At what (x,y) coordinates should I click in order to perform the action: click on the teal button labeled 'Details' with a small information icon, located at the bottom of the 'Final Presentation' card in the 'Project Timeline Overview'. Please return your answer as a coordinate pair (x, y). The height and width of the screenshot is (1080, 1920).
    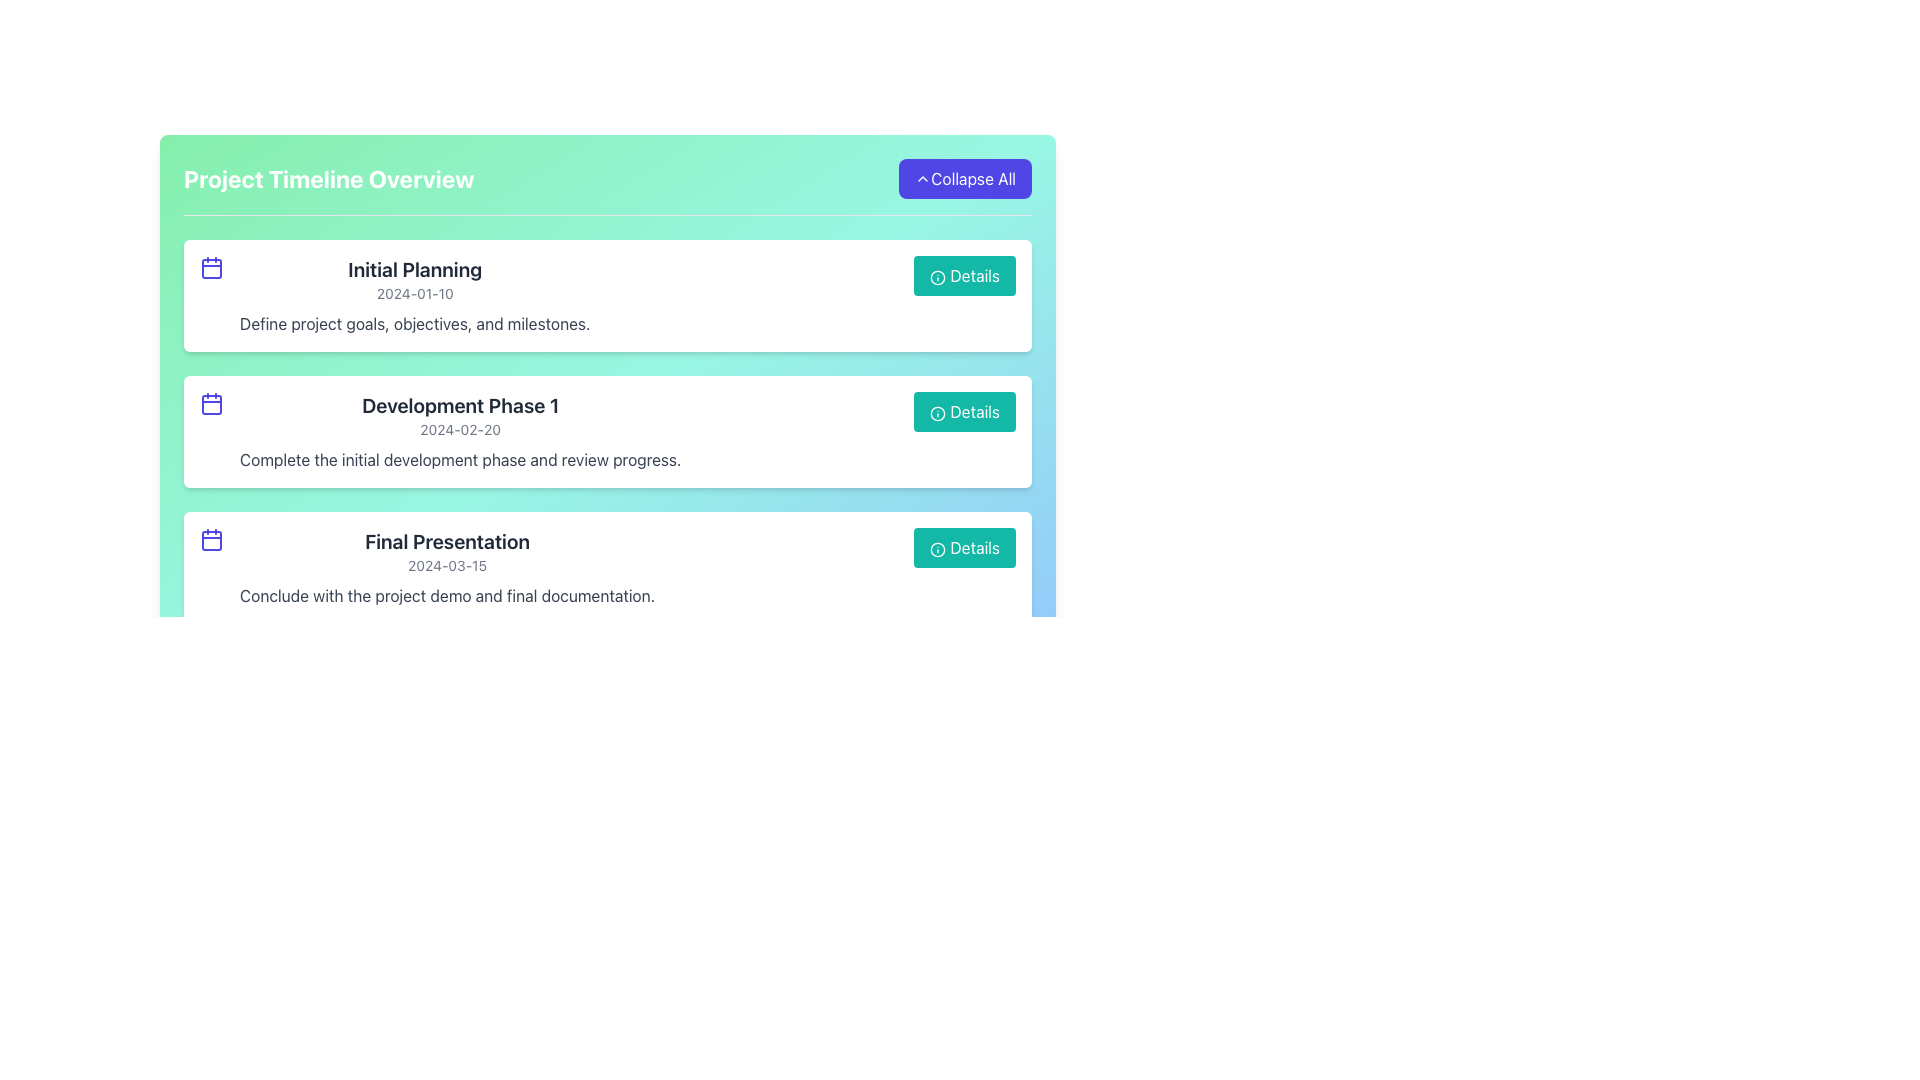
    Looking at the image, I should click on (965, 547).